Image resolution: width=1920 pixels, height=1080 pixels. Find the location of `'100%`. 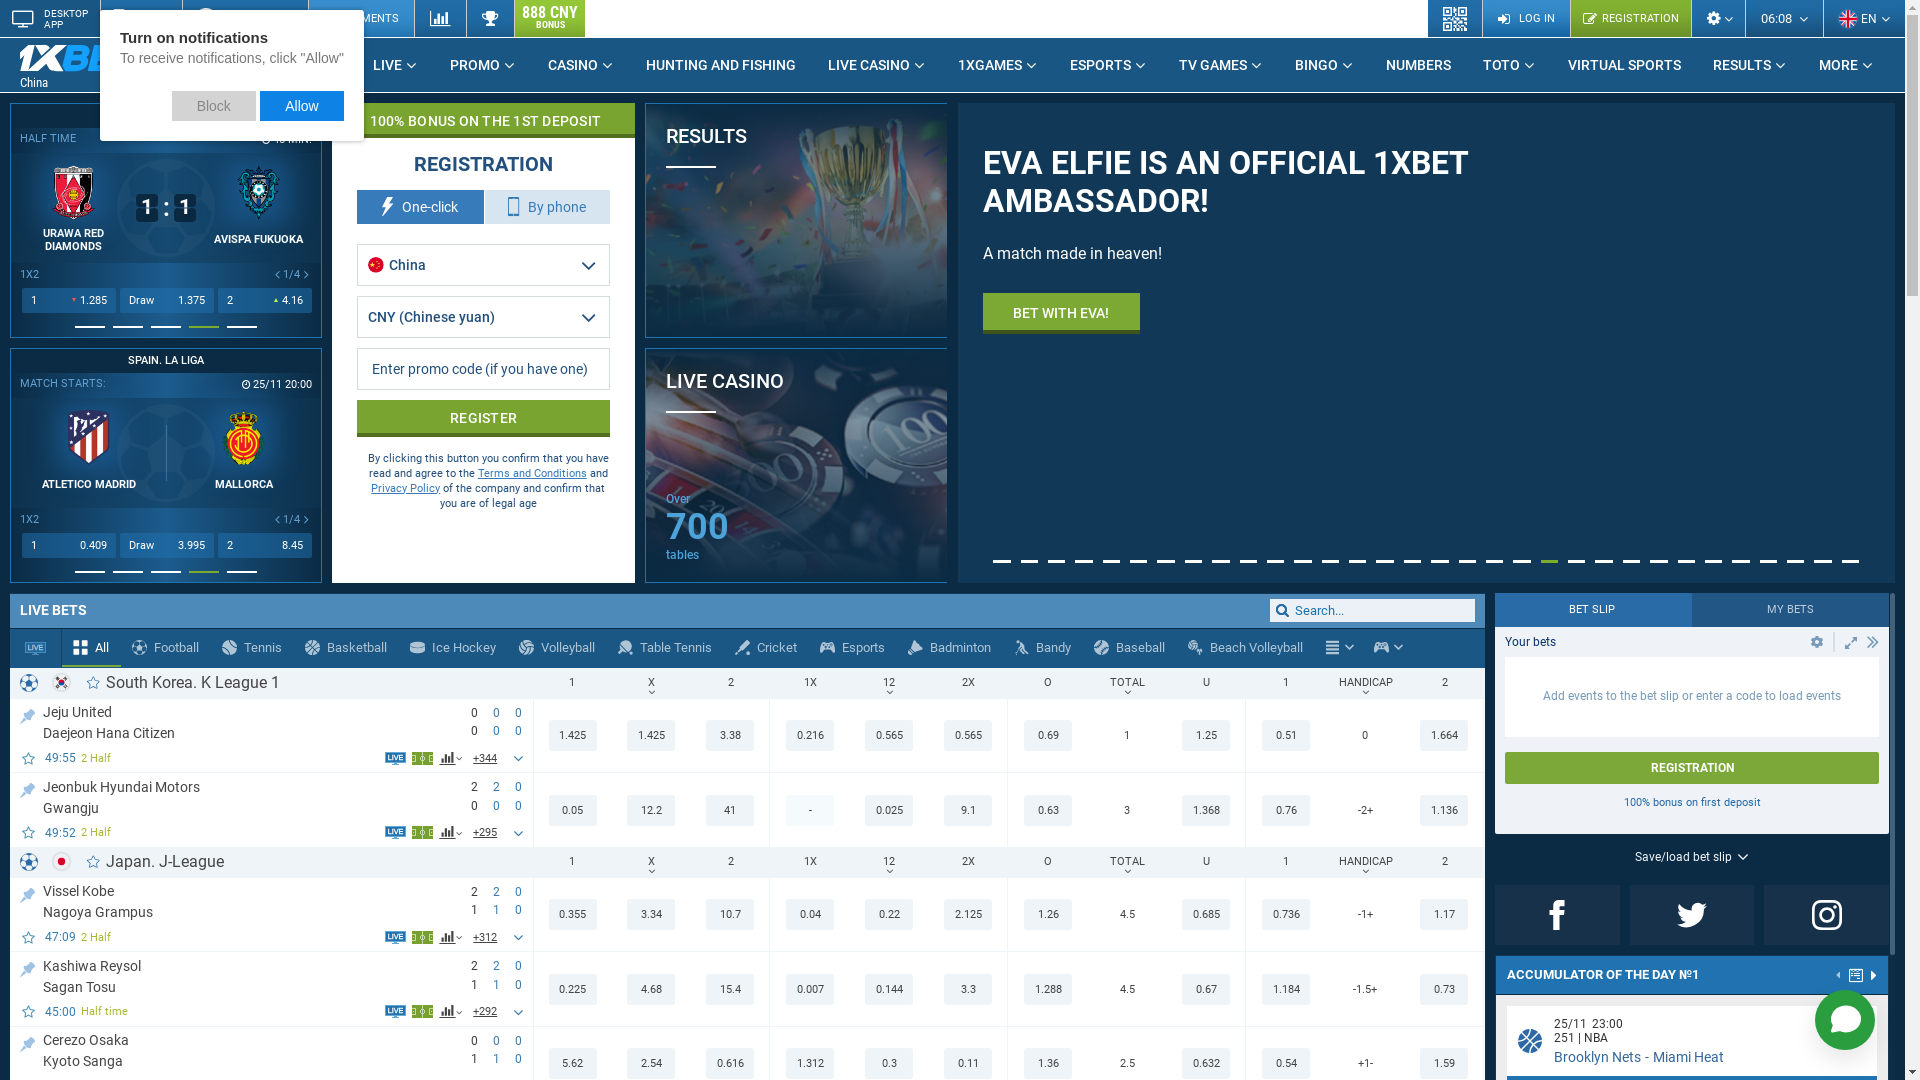

'100% is located at coordinates (483, 120).